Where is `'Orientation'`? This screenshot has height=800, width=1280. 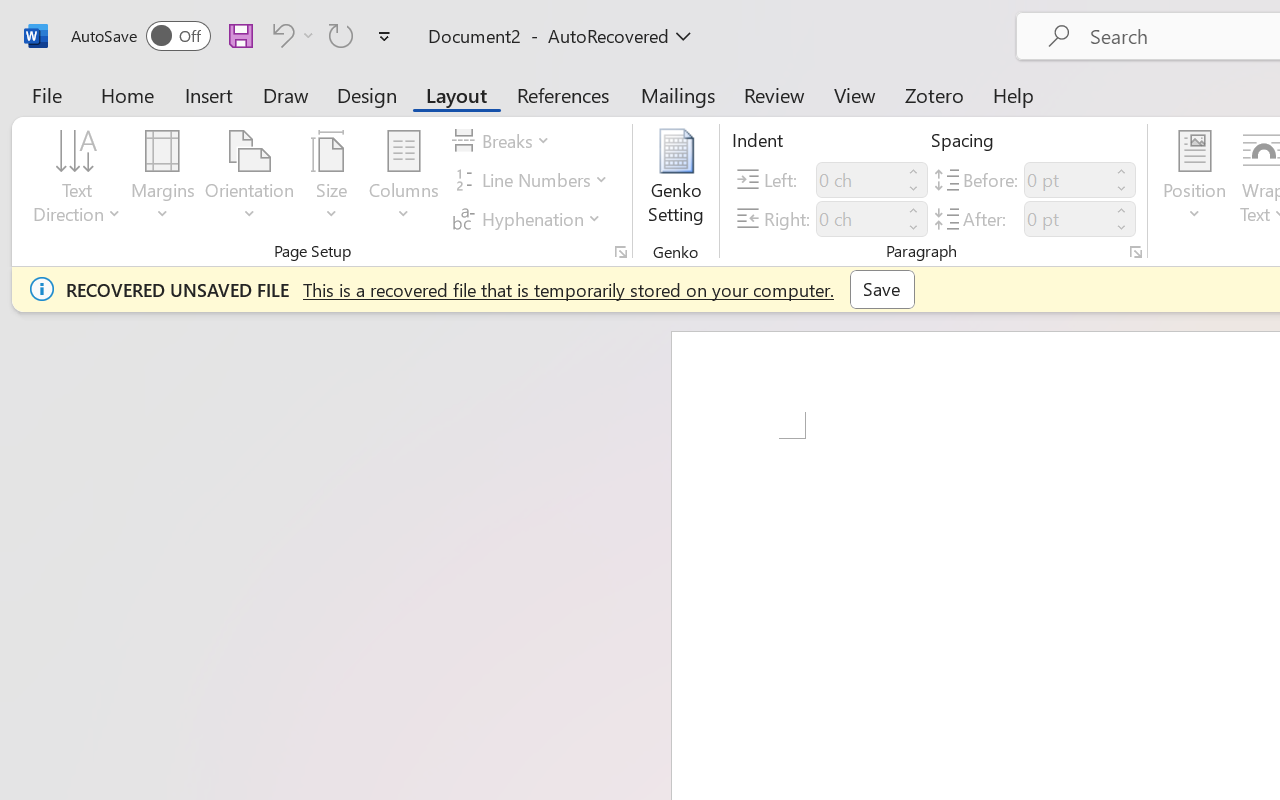
'Orientation' is located at coordinates (249, 179).